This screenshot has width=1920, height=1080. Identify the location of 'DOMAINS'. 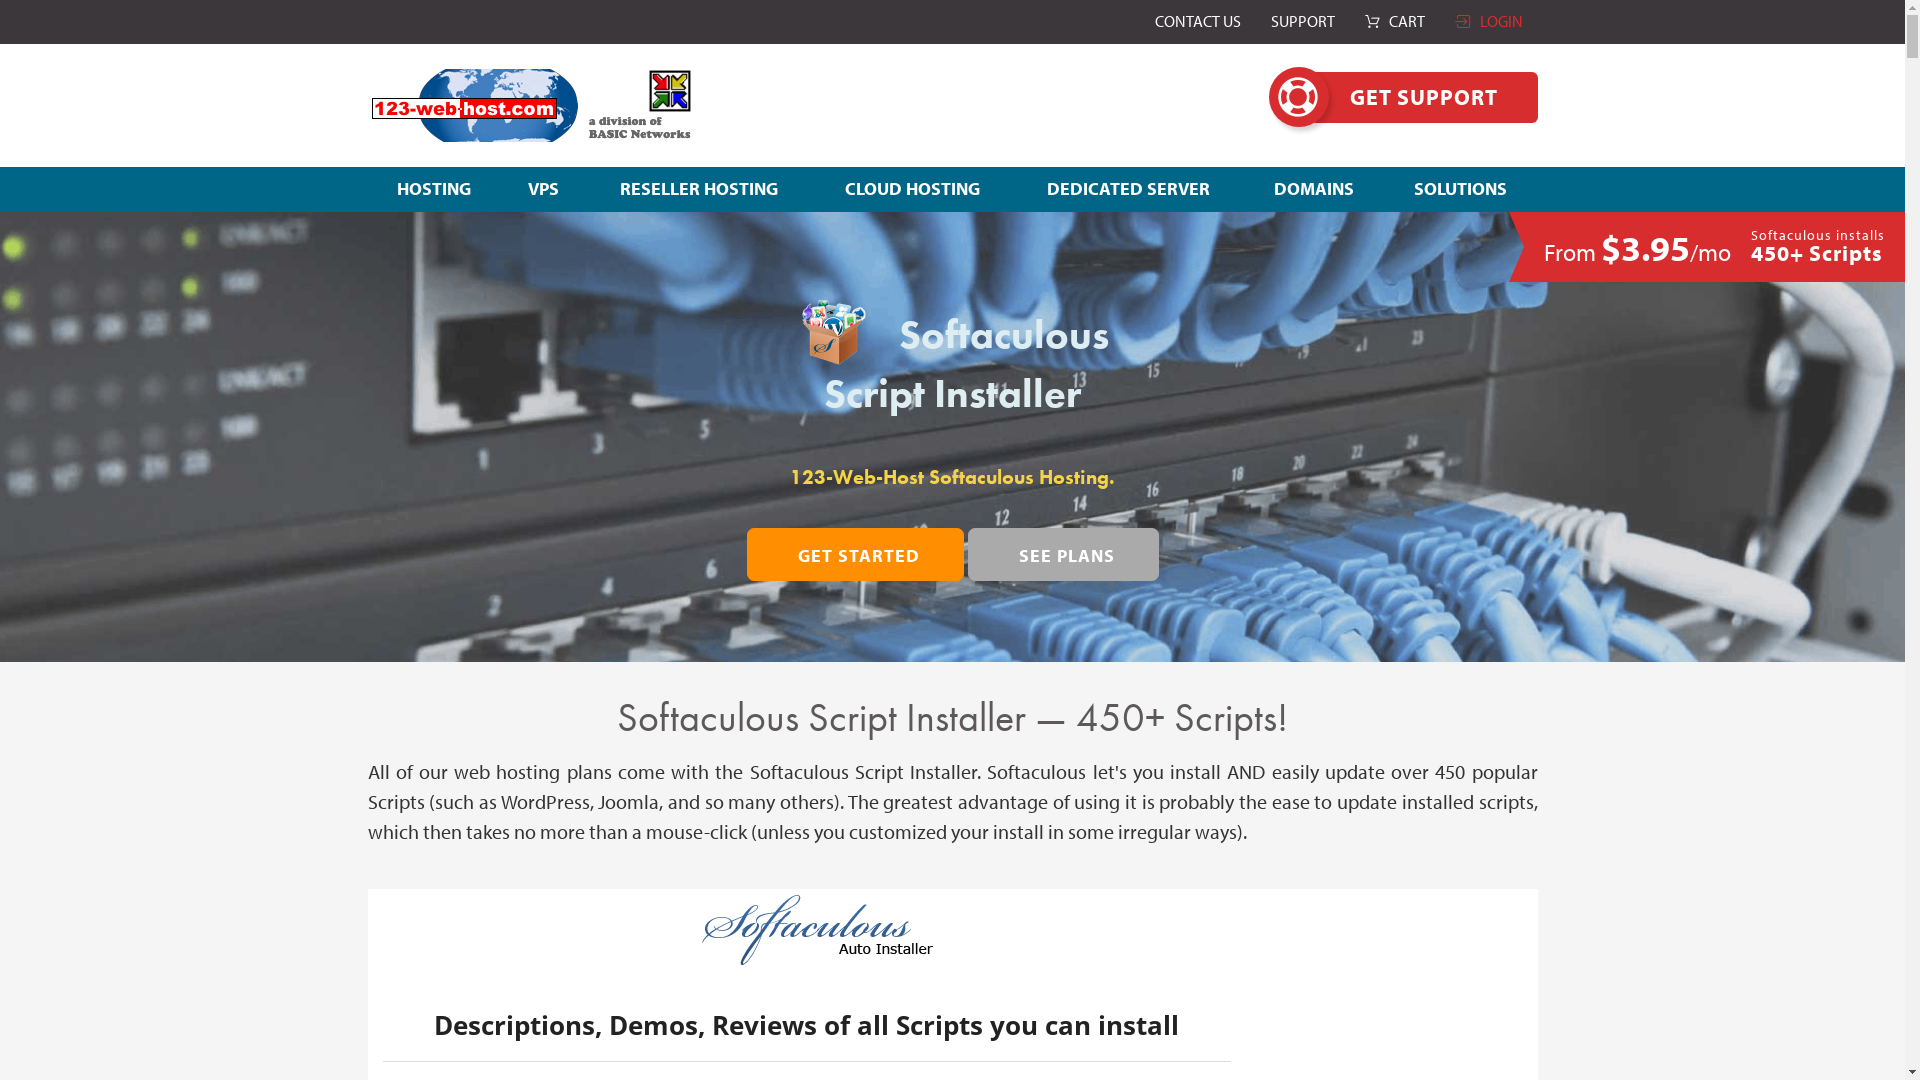
(1257, 188).